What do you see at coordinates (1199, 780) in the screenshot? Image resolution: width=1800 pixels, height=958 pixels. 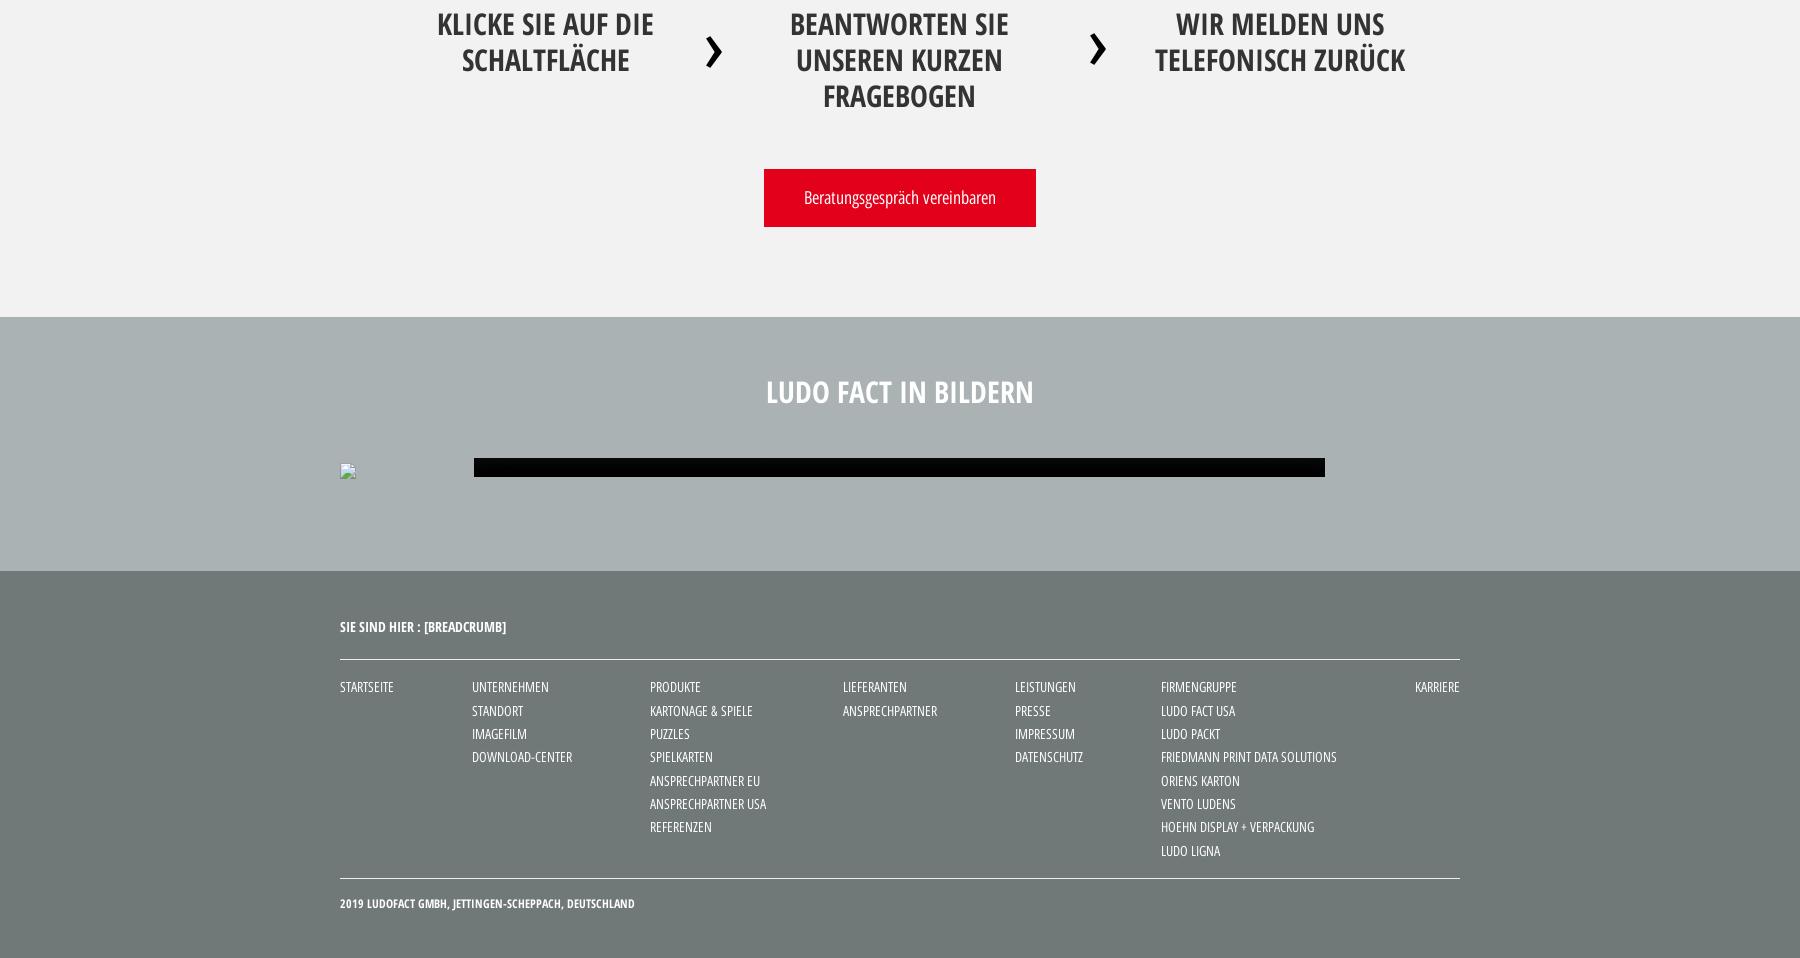 I see `'Oriens Karton'` at bounding box center [1199, 780].